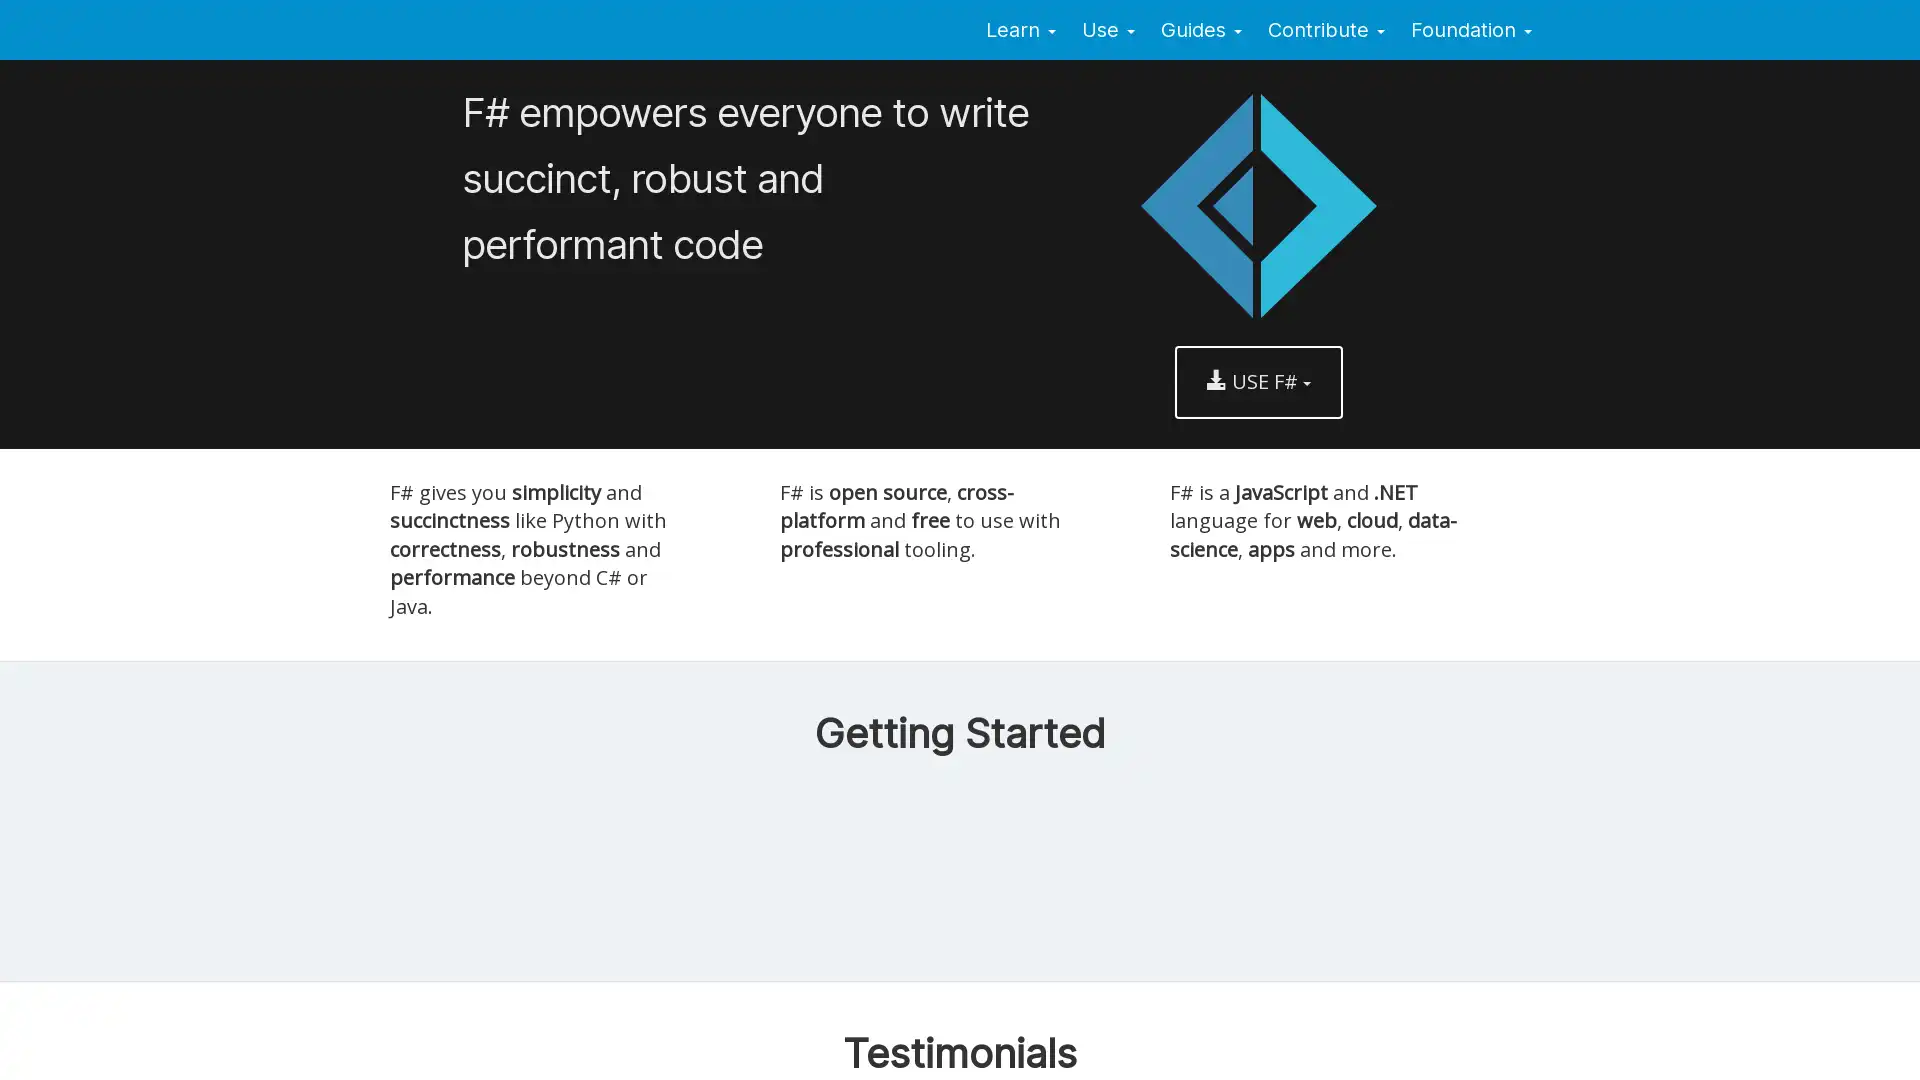  What do you see at coordinates (1257, 381) in the screenshot?
I see `USE F#` at bounding box center [1257, 381].